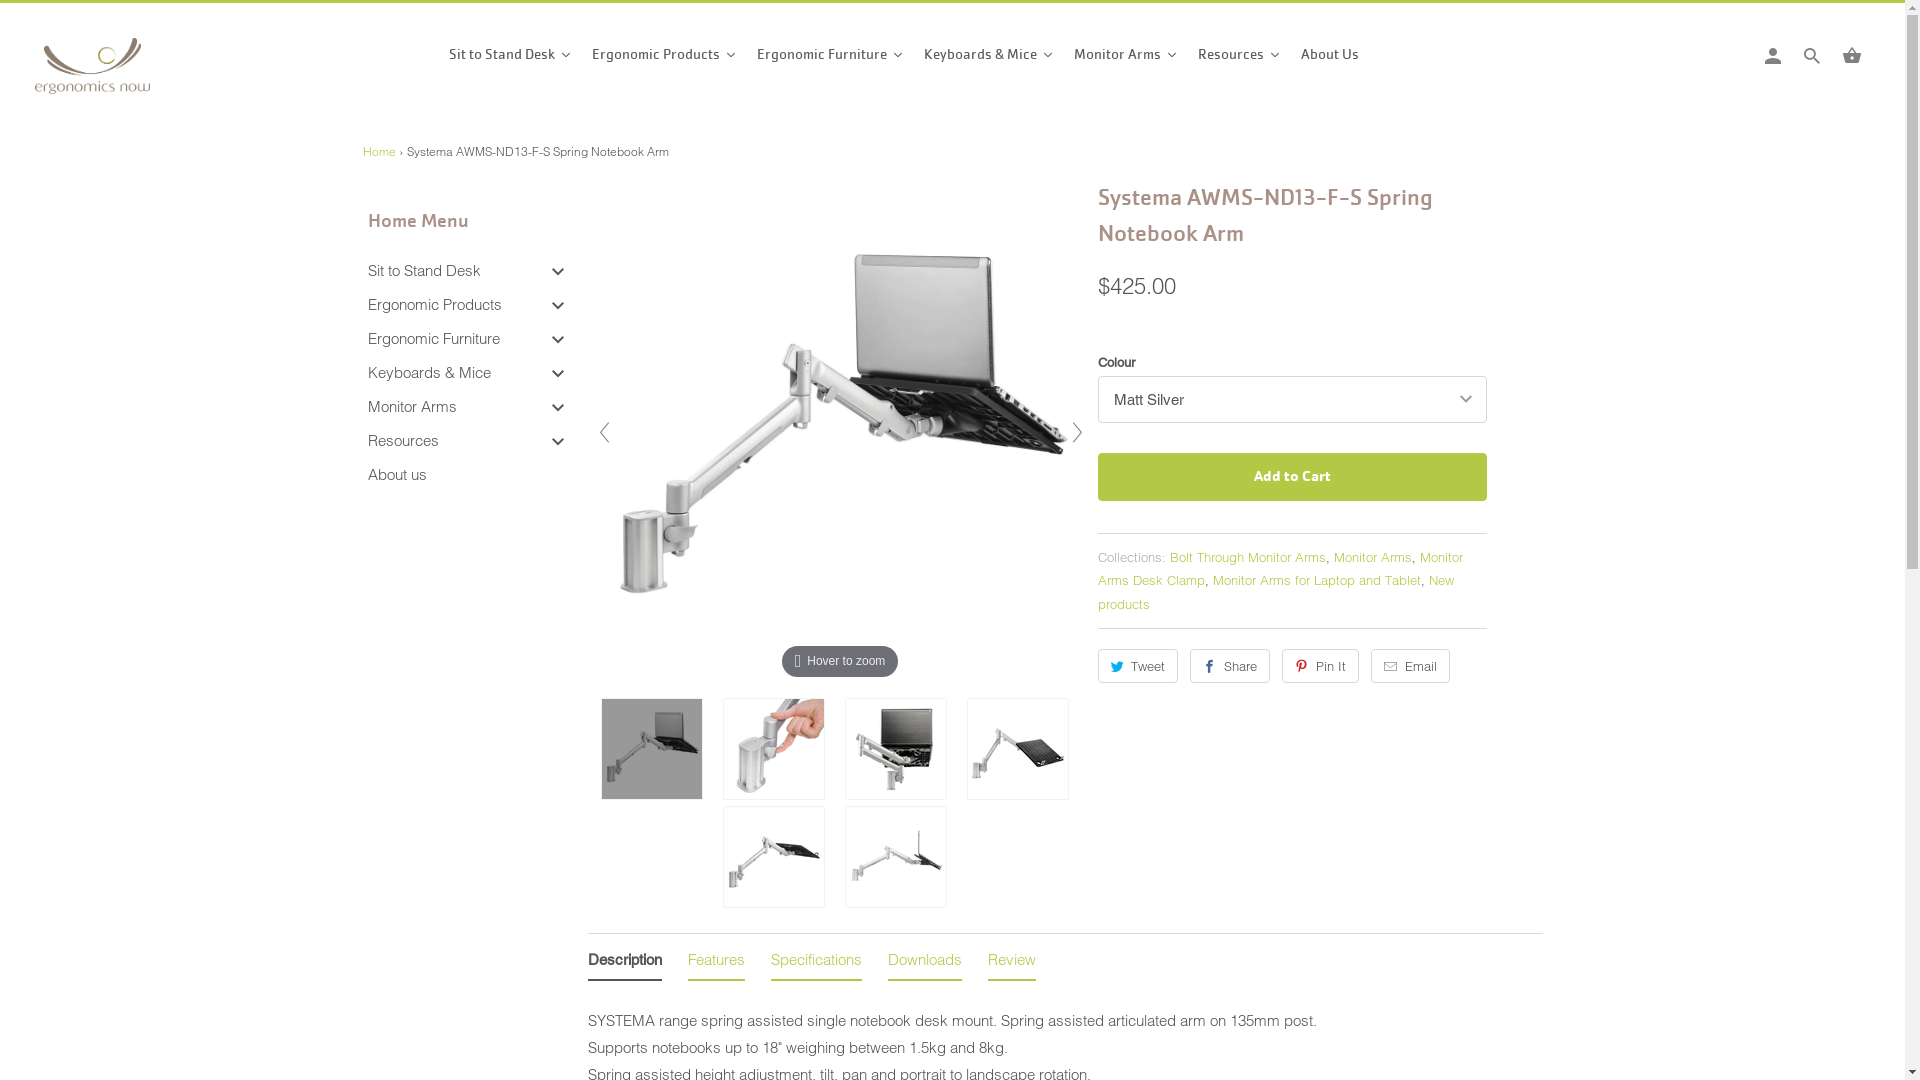  What do you see at coordinates (368, 337) in the screenshot?
I see `'Ergonomic Furniture'` at bounding box center [368, 337].